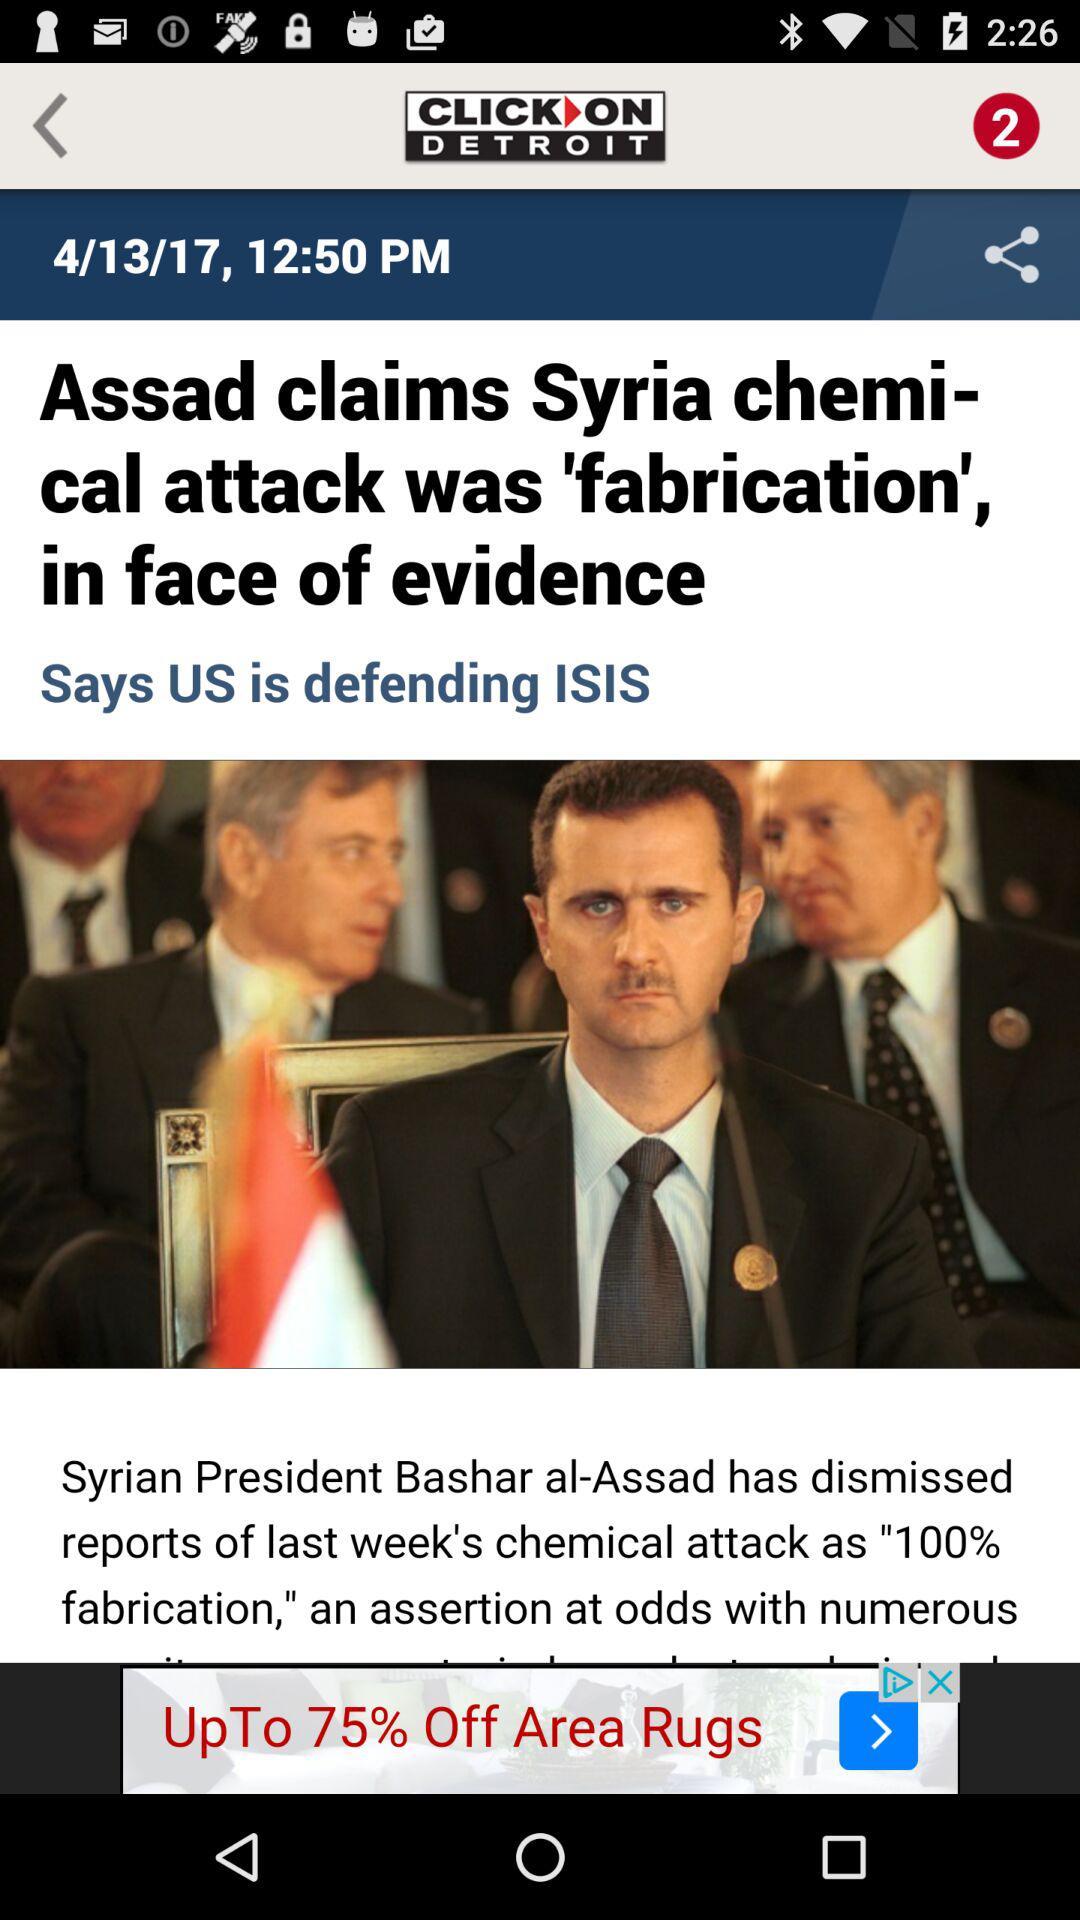  I want to click on share the article, so click(879, 253).